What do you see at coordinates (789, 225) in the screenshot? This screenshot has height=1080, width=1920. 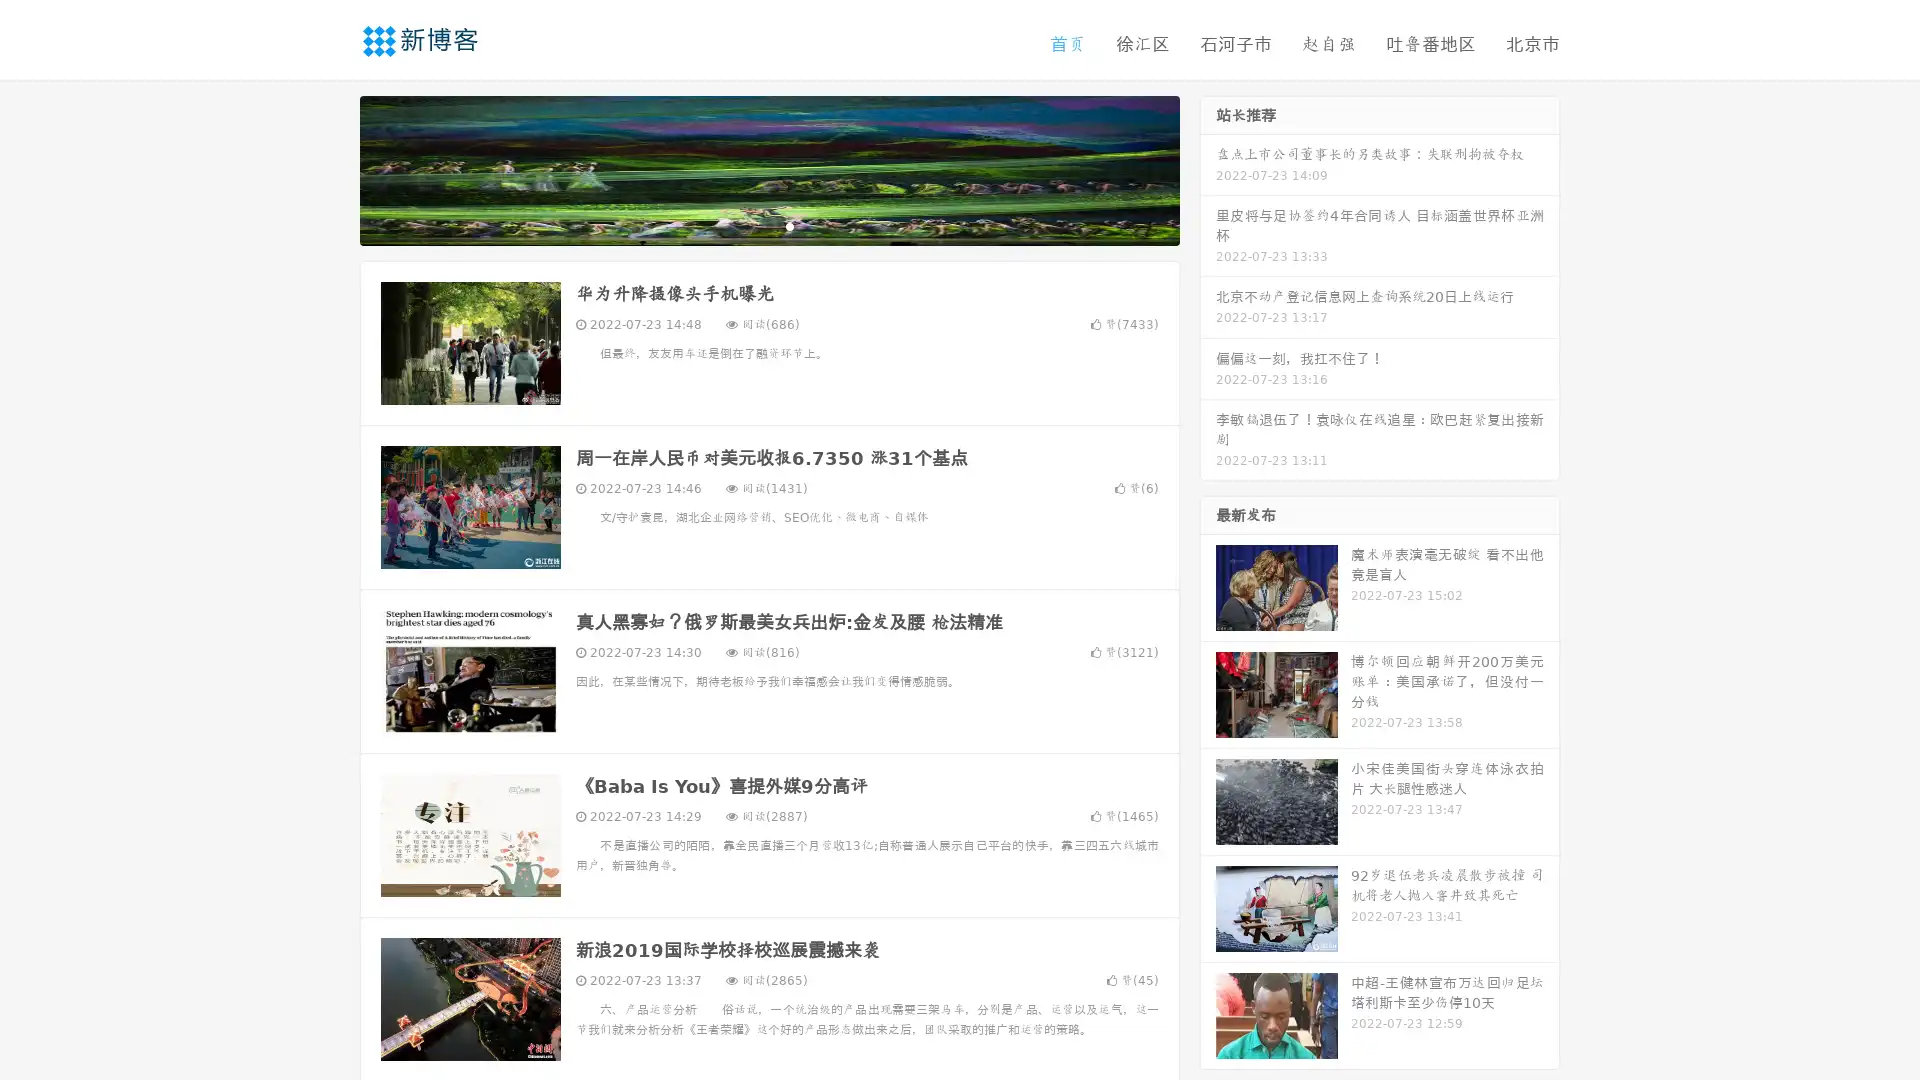 I see `Go to slide 3` at bounding box center [789, 225].